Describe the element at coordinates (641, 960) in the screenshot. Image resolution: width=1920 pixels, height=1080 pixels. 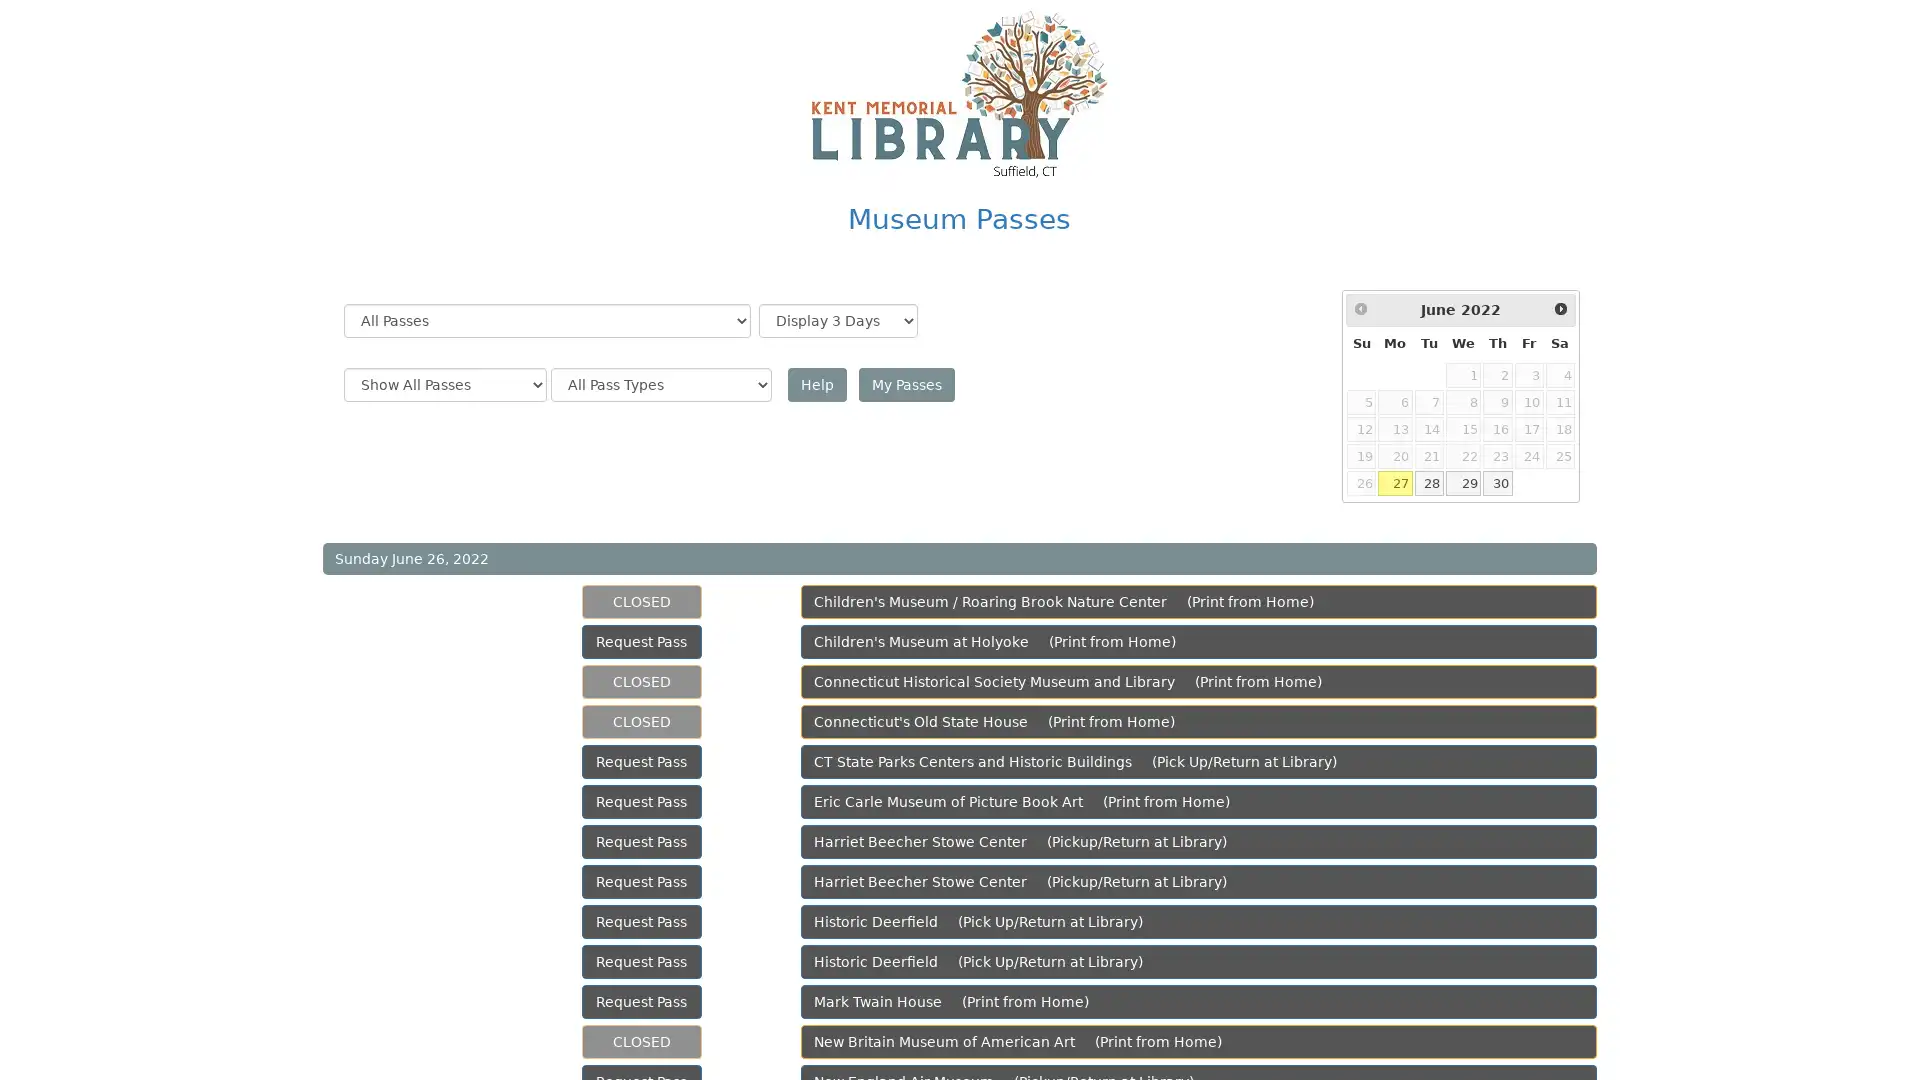
I see `Request Pass` at that location.